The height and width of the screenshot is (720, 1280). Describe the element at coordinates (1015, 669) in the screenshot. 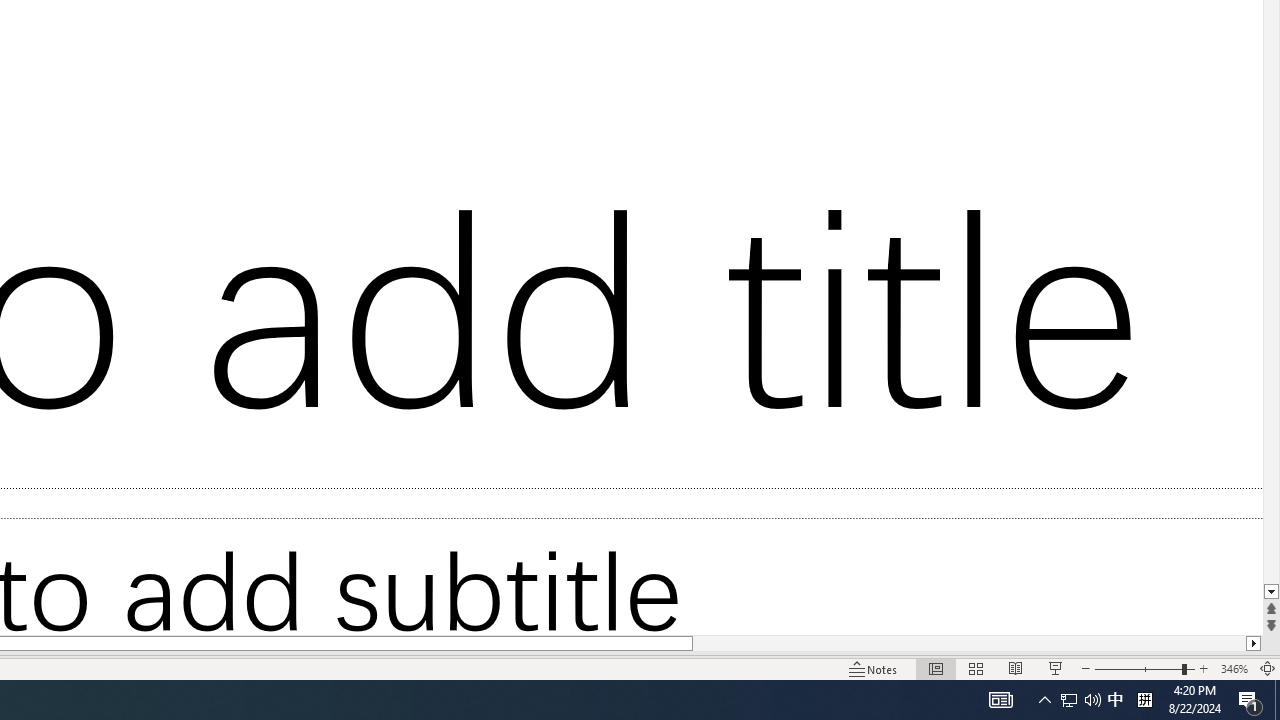

I see `'Reading View'` at that location.